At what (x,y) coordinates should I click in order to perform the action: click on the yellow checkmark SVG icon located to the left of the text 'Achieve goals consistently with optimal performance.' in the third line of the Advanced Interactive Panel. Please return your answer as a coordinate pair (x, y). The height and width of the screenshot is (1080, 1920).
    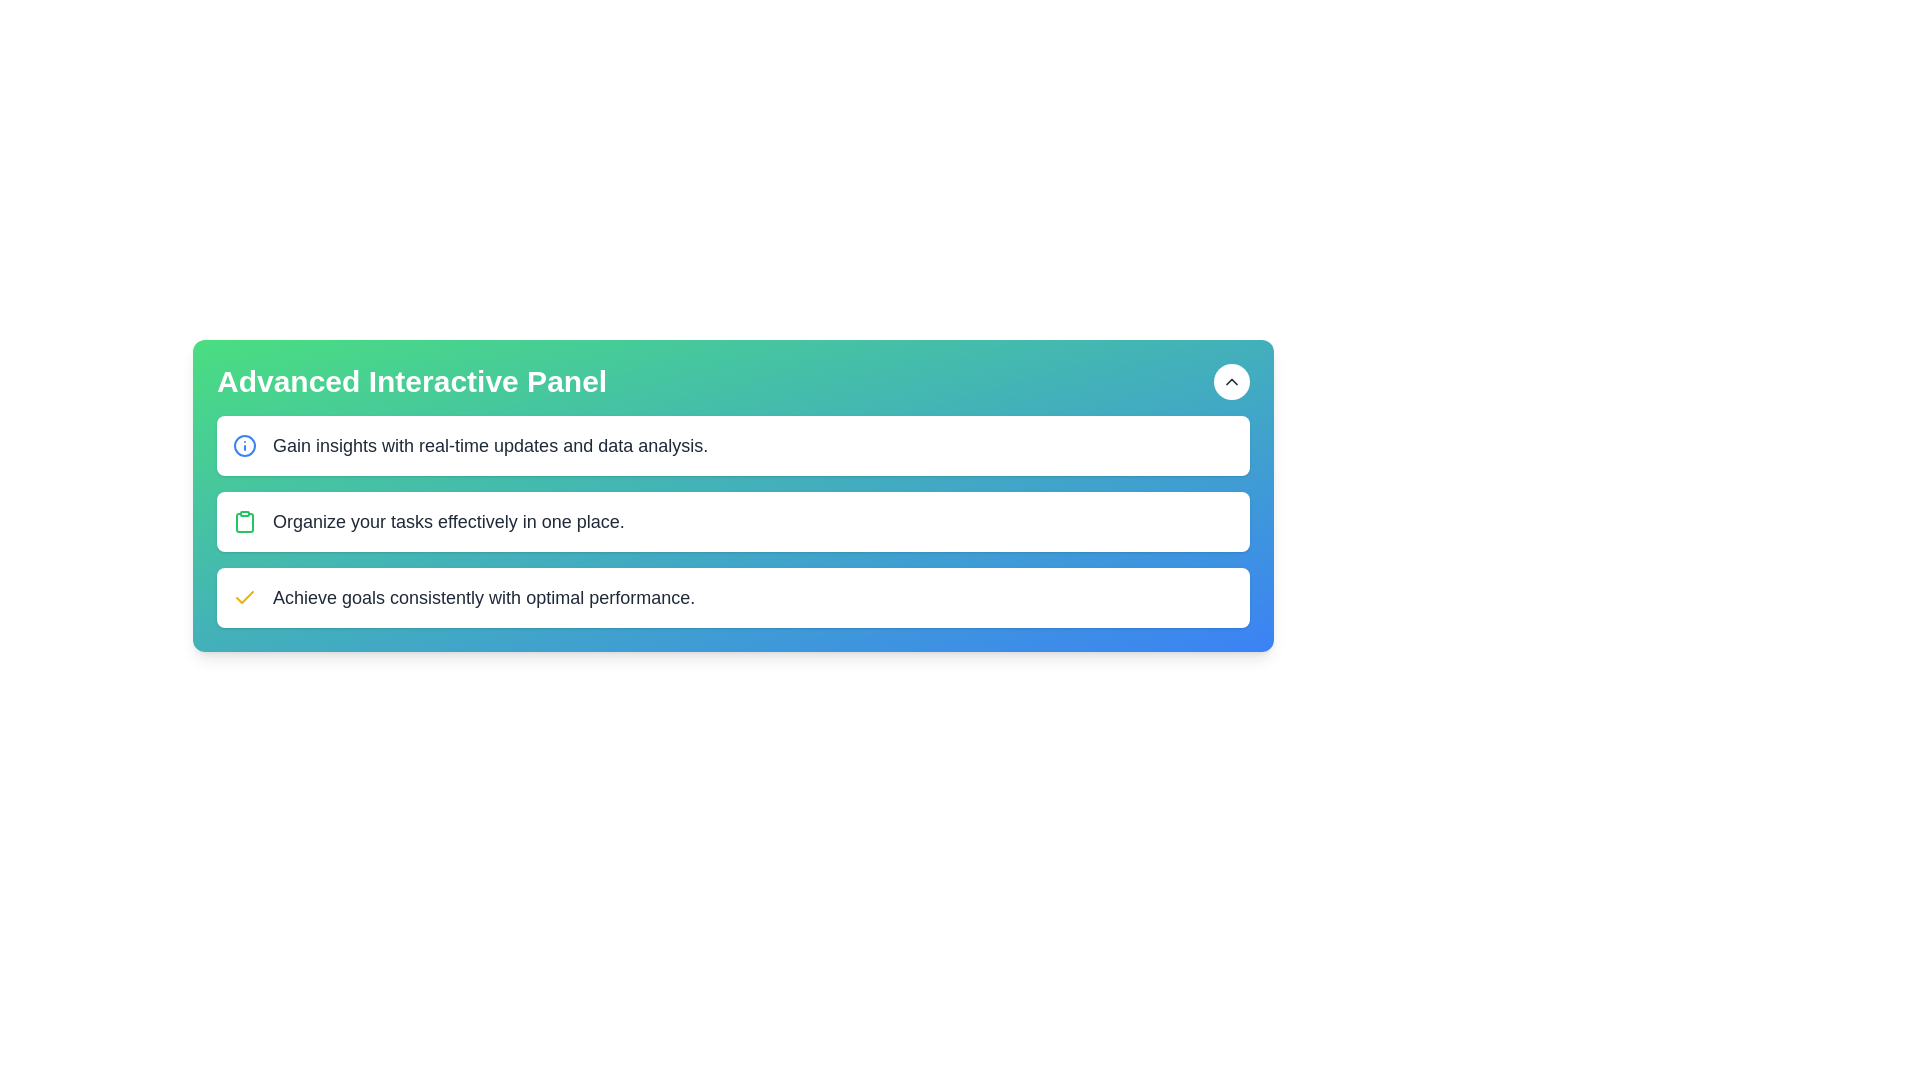
    Looking at the image, I should click on (243, 596).